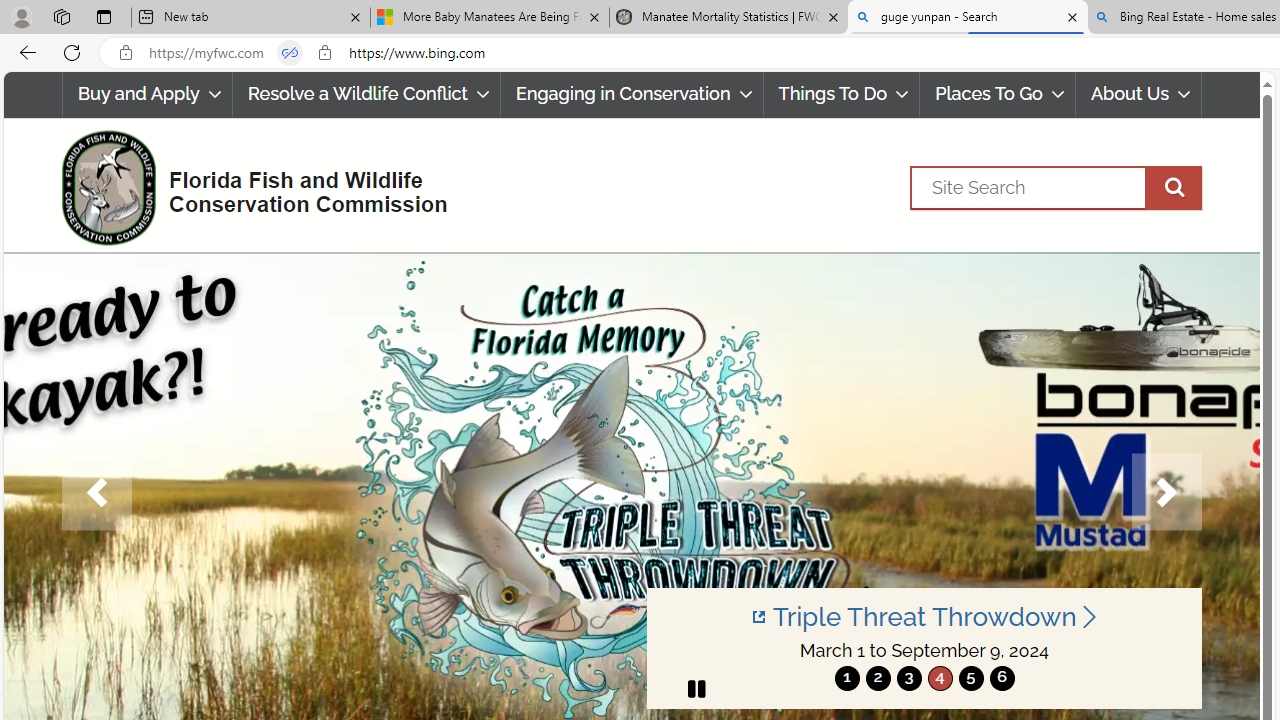 This screenshot has height=720, width=1280. I want to click on 'Triple Threat Throwdown ', so click(923, 616).